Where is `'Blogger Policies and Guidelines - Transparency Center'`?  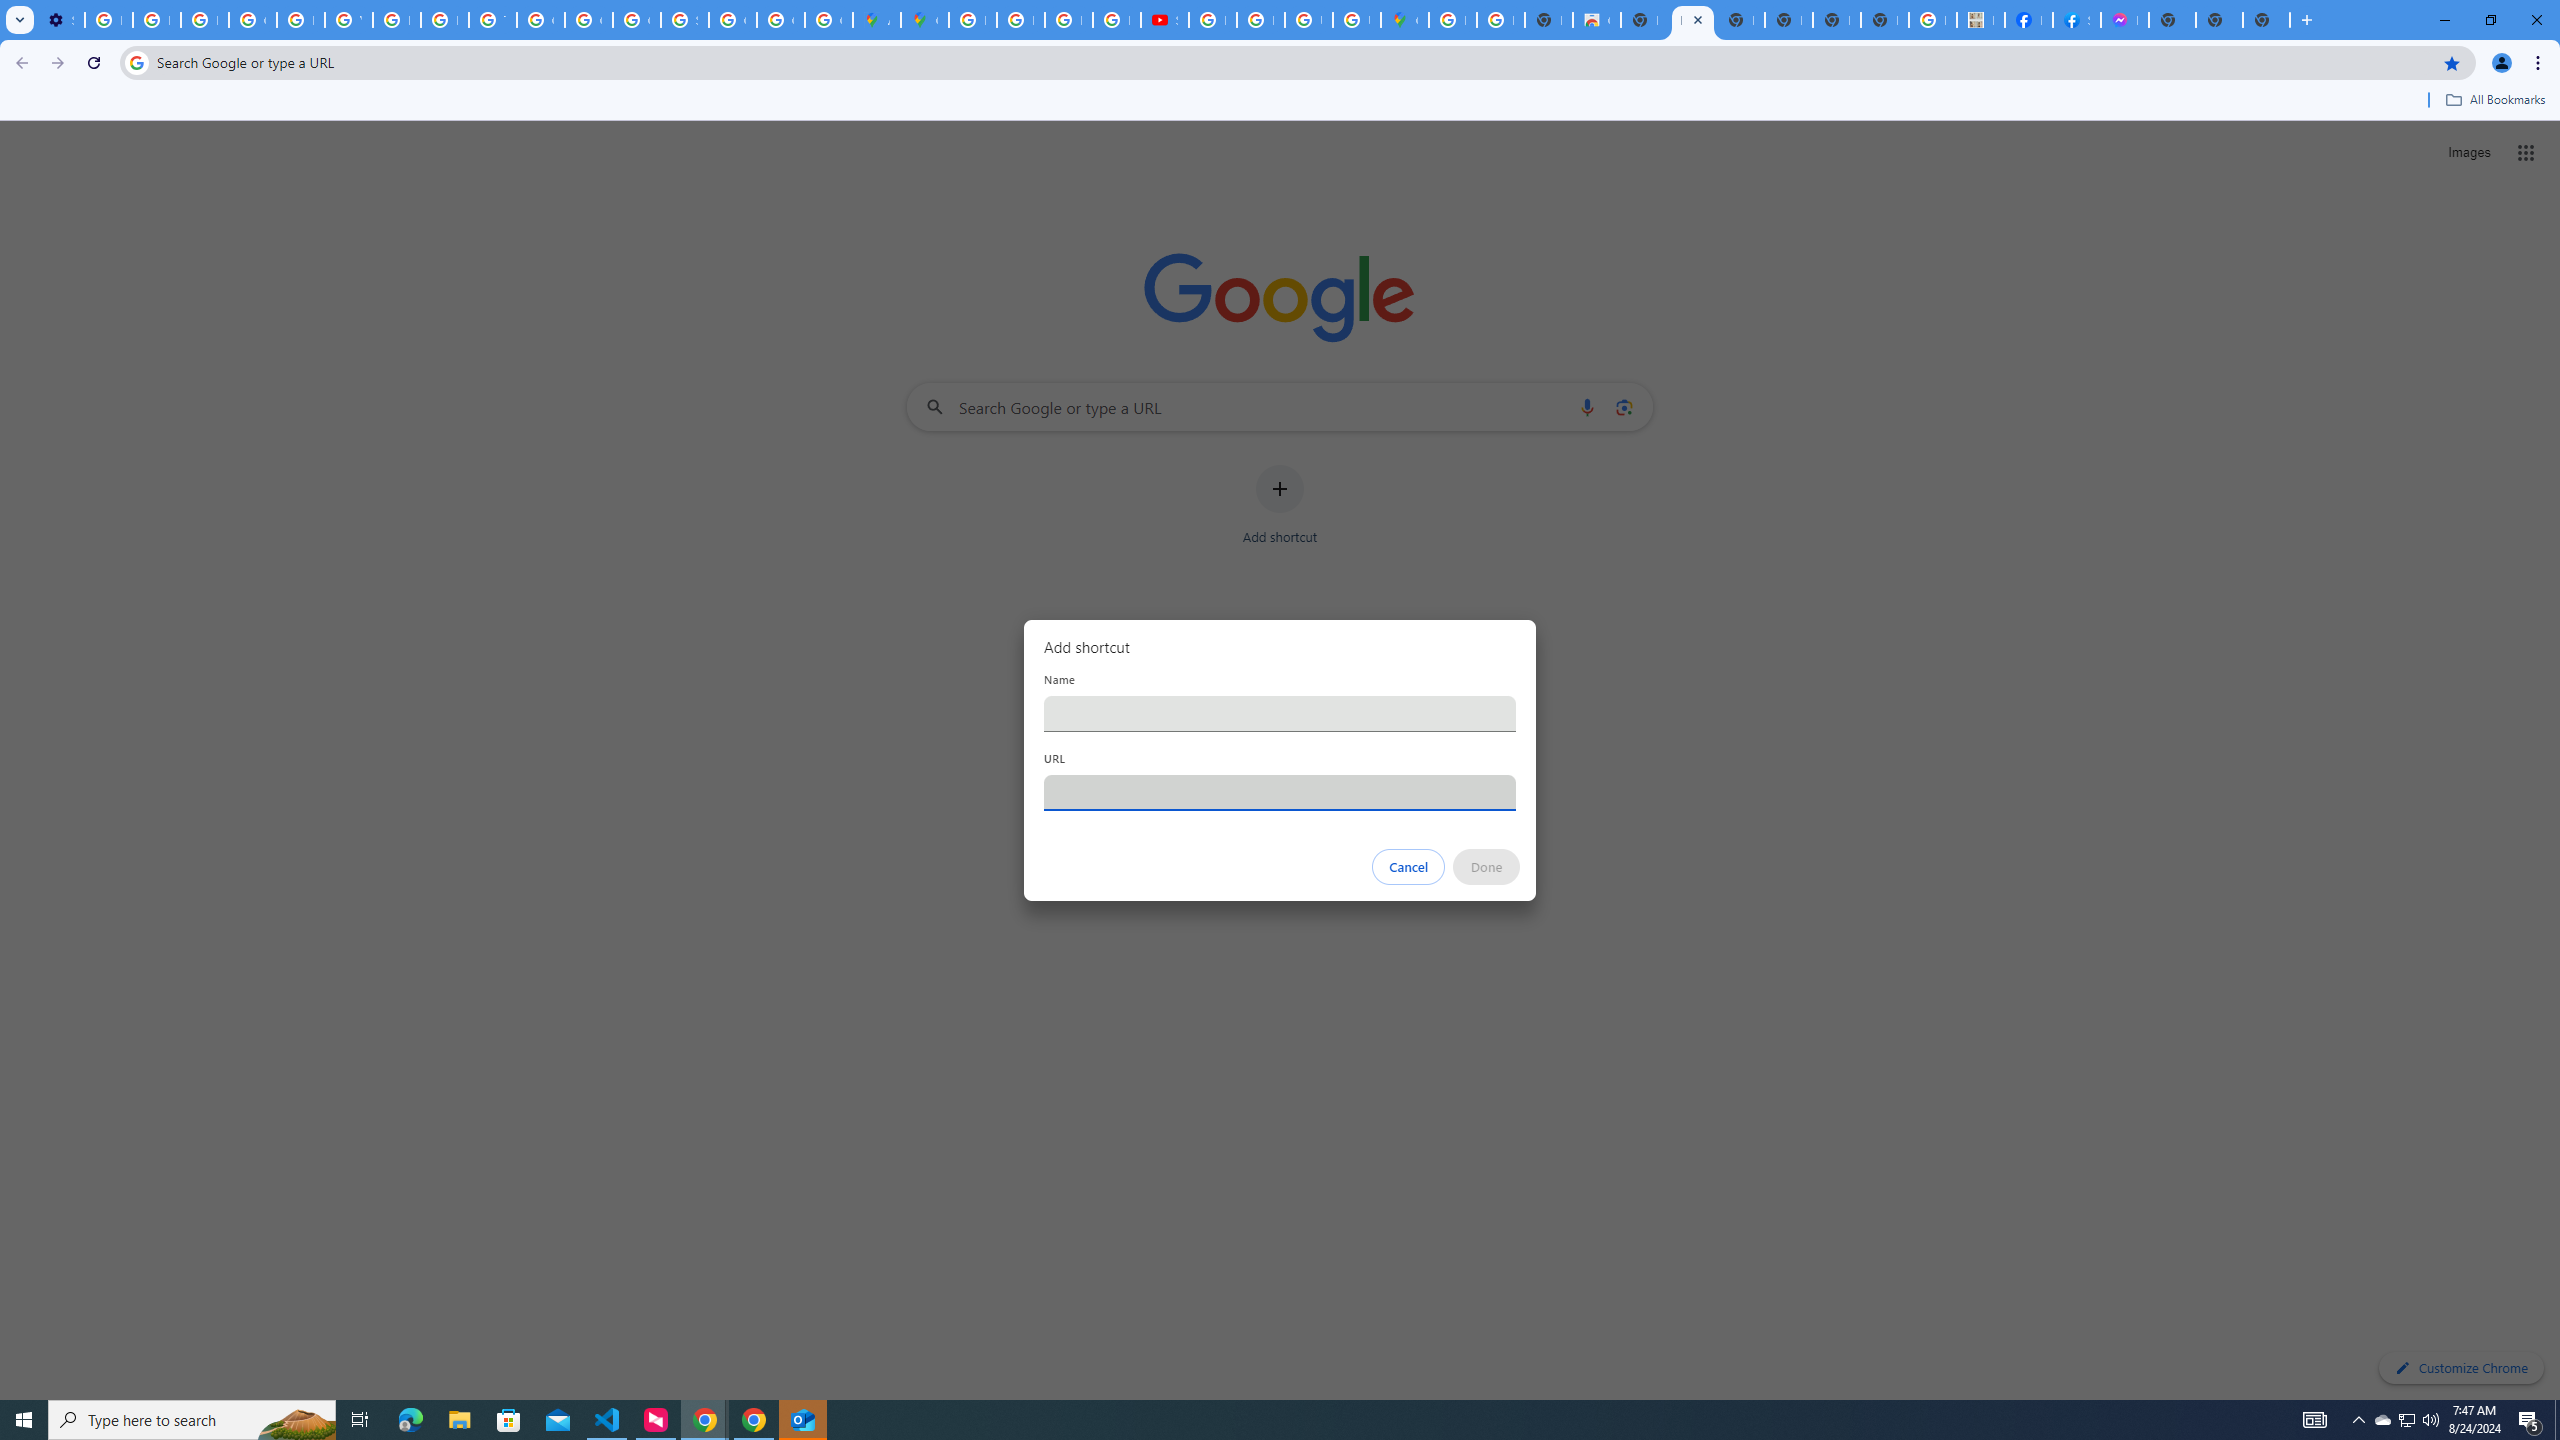 'Blogger Policies and Guidelines - Transparency Center' is located at coordinates (971, 19).